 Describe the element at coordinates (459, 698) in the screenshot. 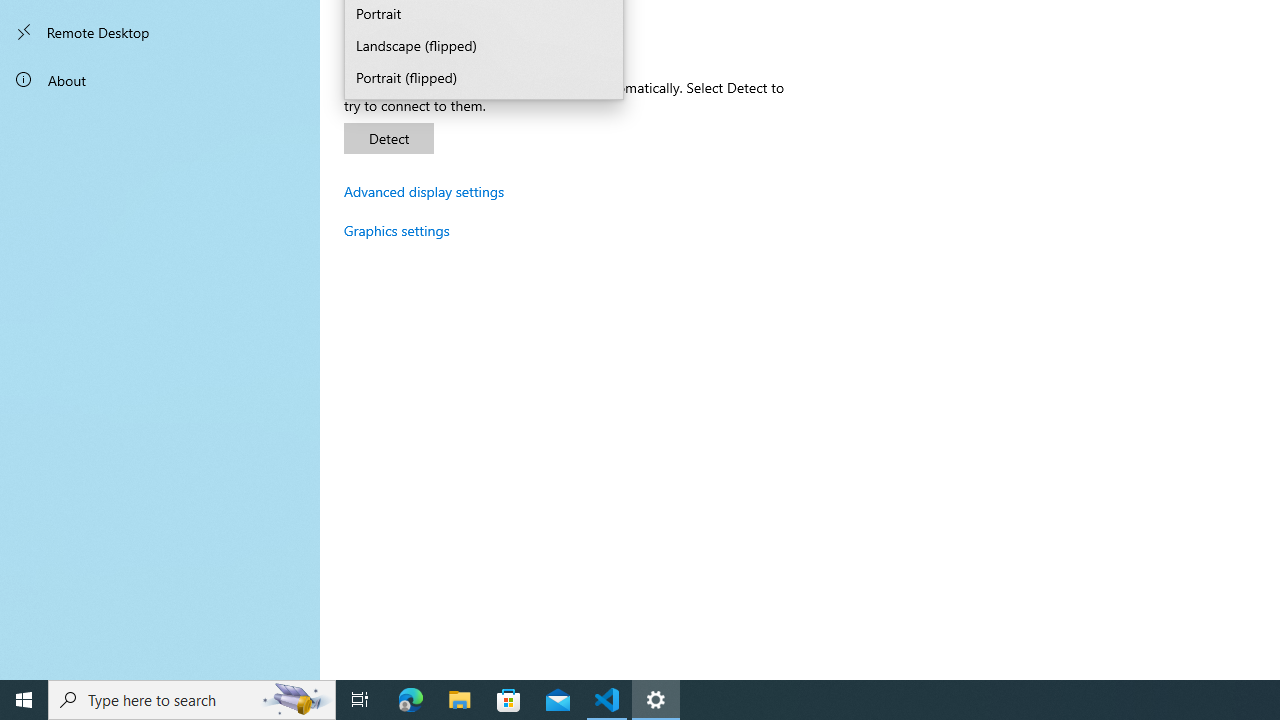

I see `'File Explorer'` at that location.